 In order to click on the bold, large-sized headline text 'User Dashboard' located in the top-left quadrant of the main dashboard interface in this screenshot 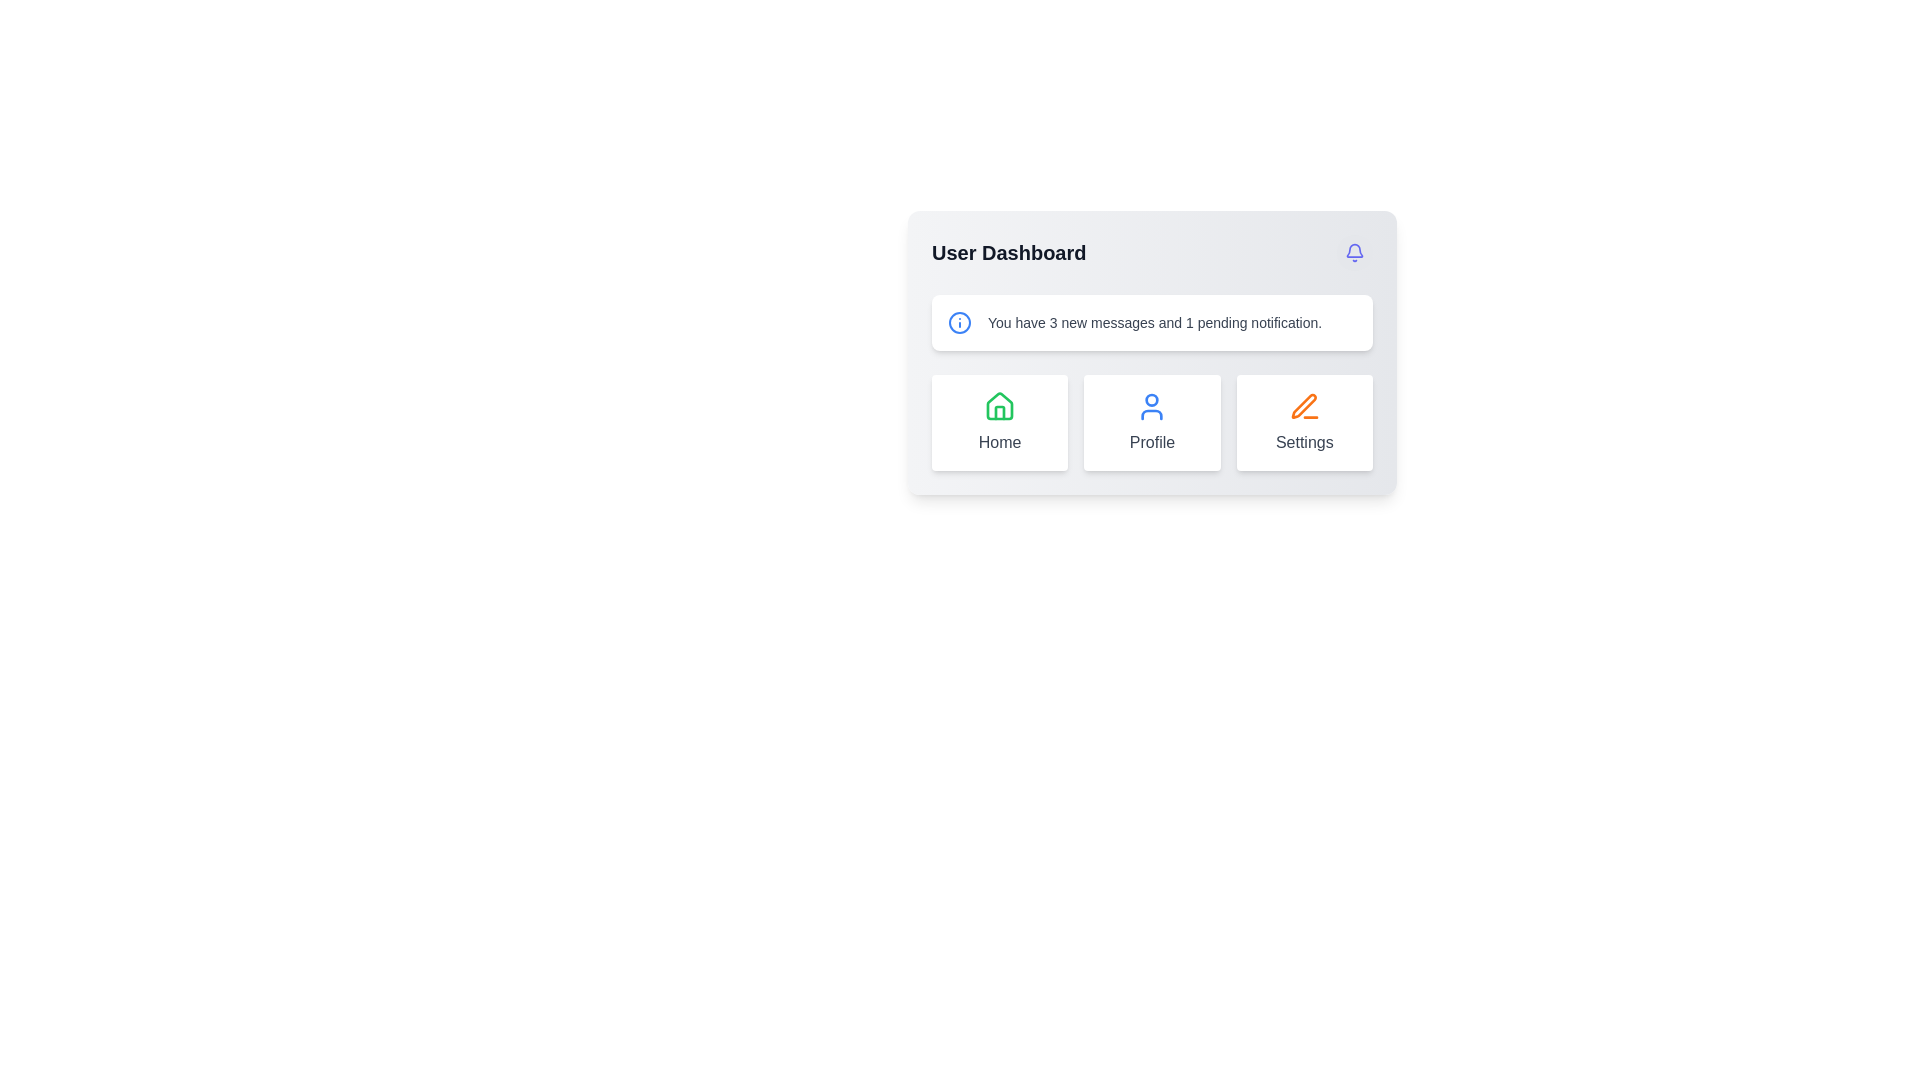, I will do `click(1009, 252)`.